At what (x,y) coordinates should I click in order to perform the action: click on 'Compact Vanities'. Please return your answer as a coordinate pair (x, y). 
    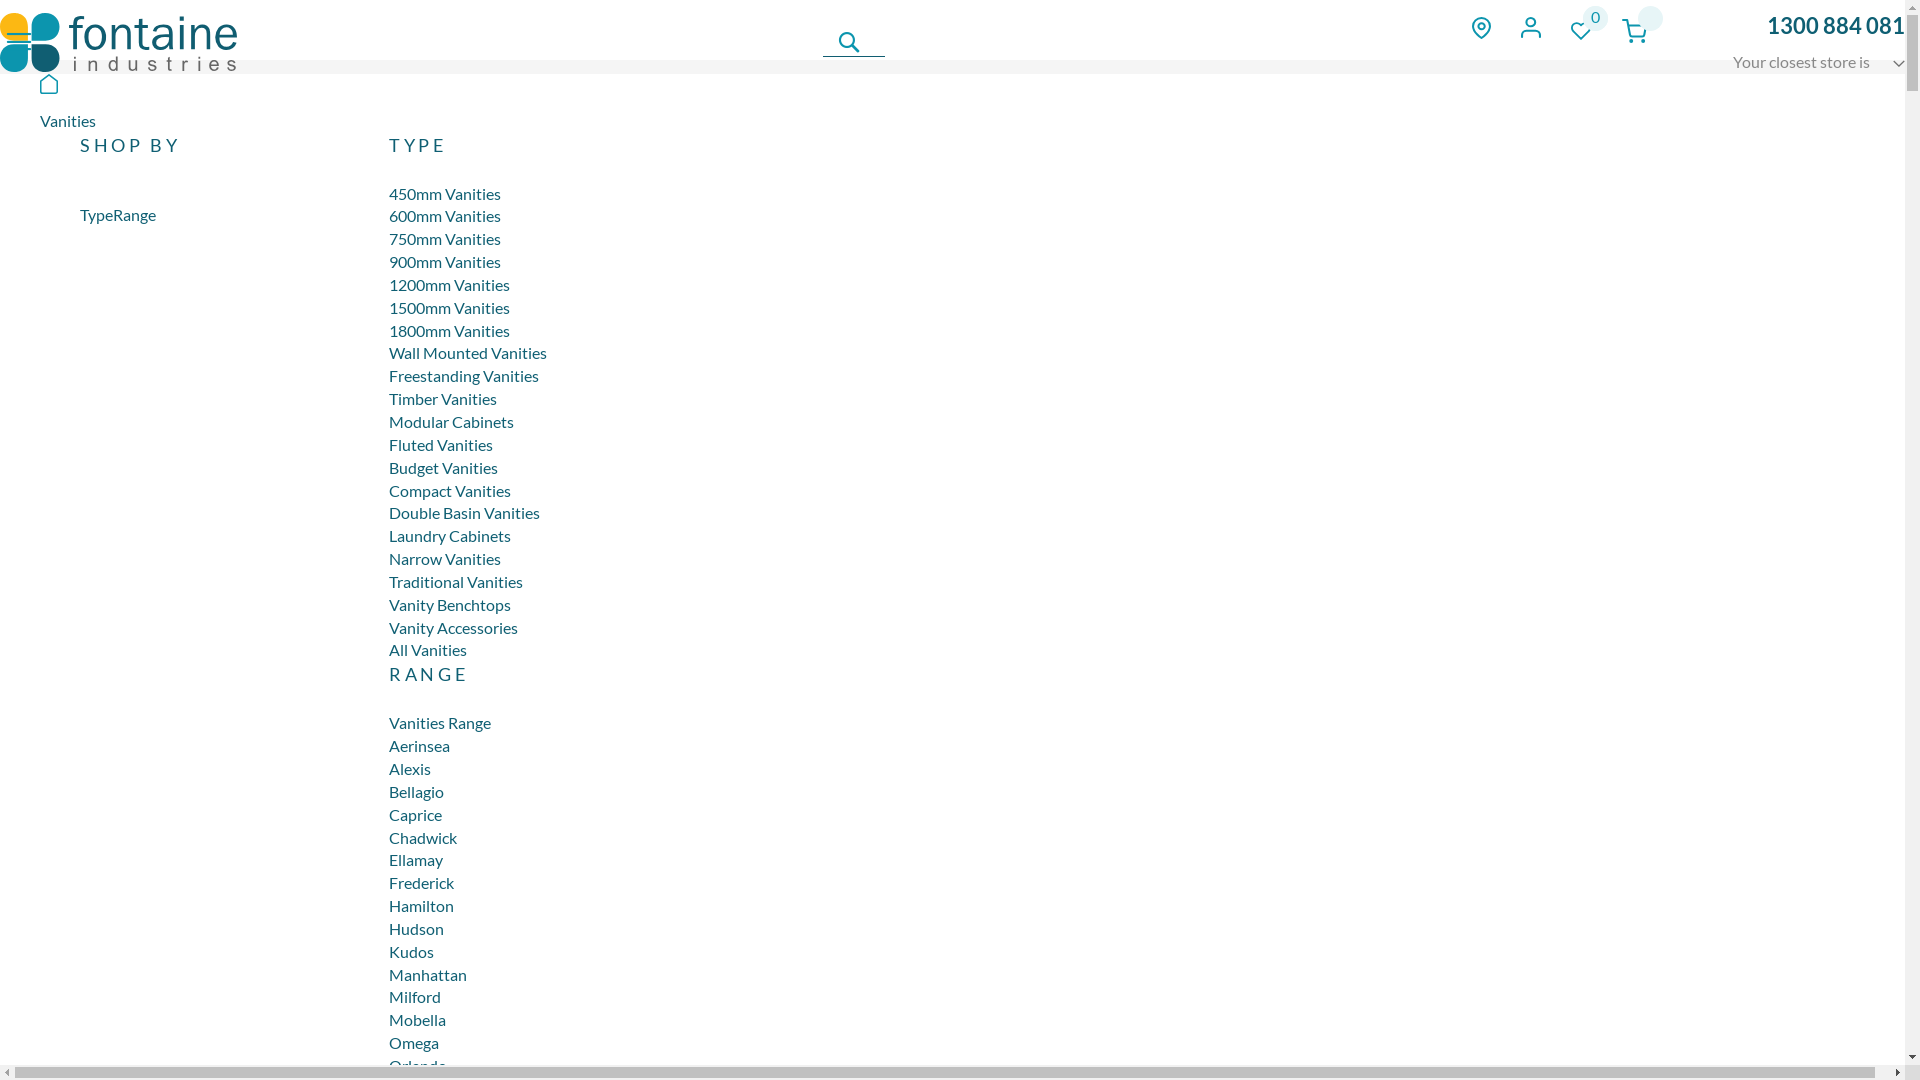
    Looking at the image, I should click on (449, 490).